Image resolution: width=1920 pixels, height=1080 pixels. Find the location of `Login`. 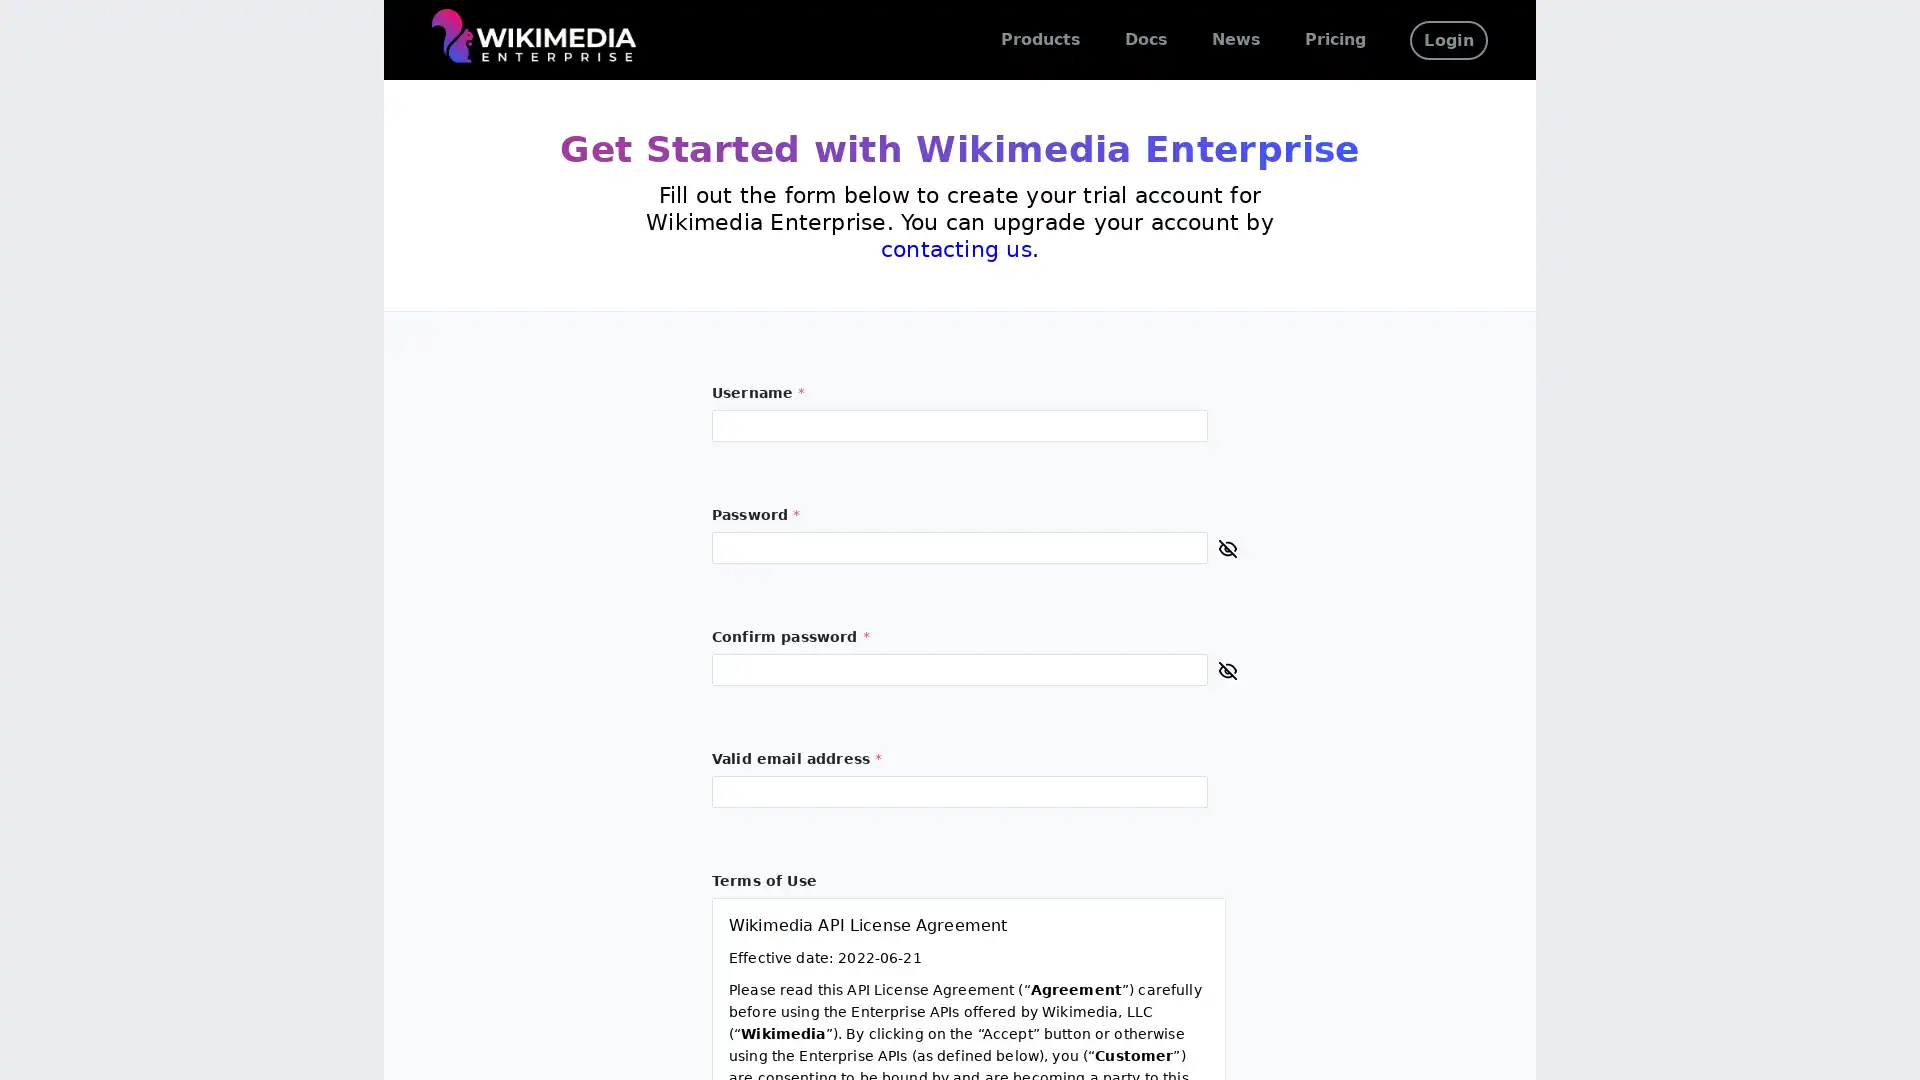

Login is located at coordinates (1449, 39).